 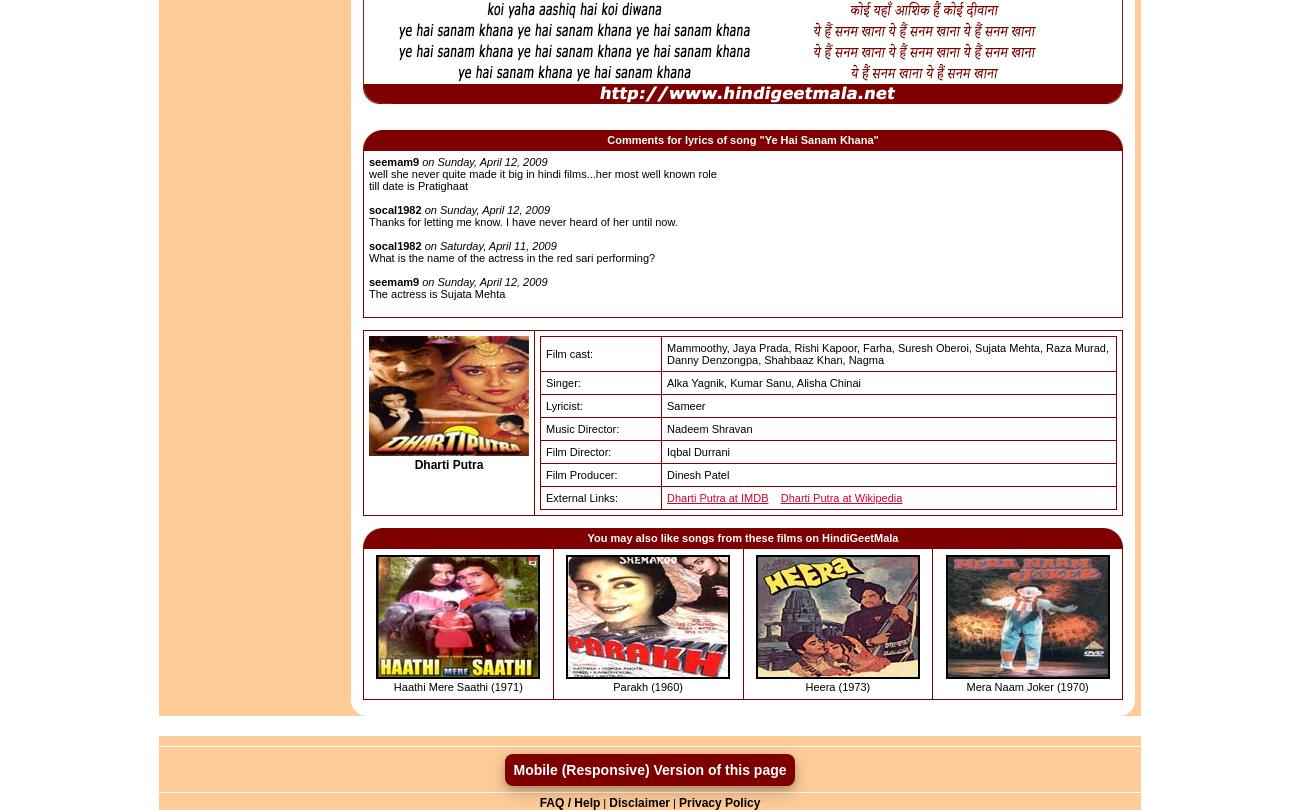 I want to click on 'Nadeem Shravan', so click(x=666, y=428).